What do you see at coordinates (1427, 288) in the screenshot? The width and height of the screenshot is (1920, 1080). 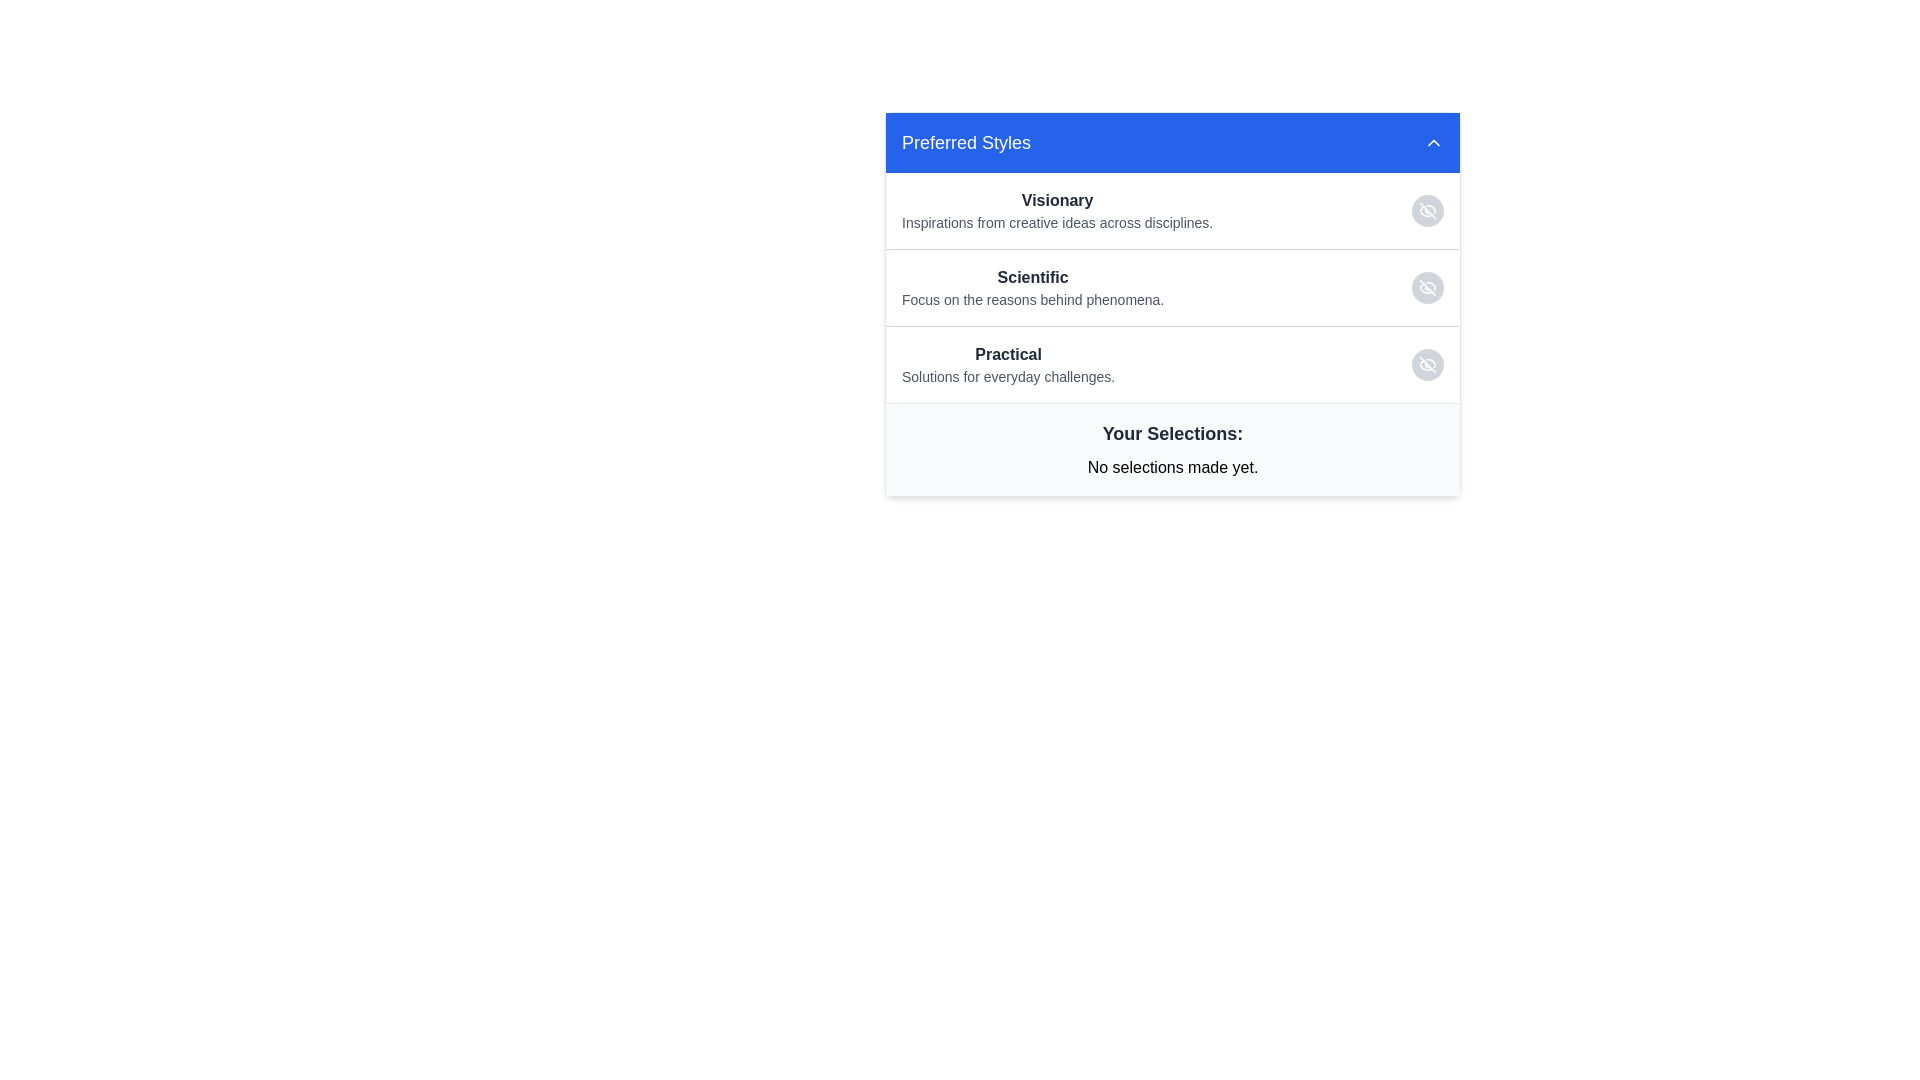 I see `the button with an embedded icon in the 'Scientific' category` at bounding box center [1427, 288].